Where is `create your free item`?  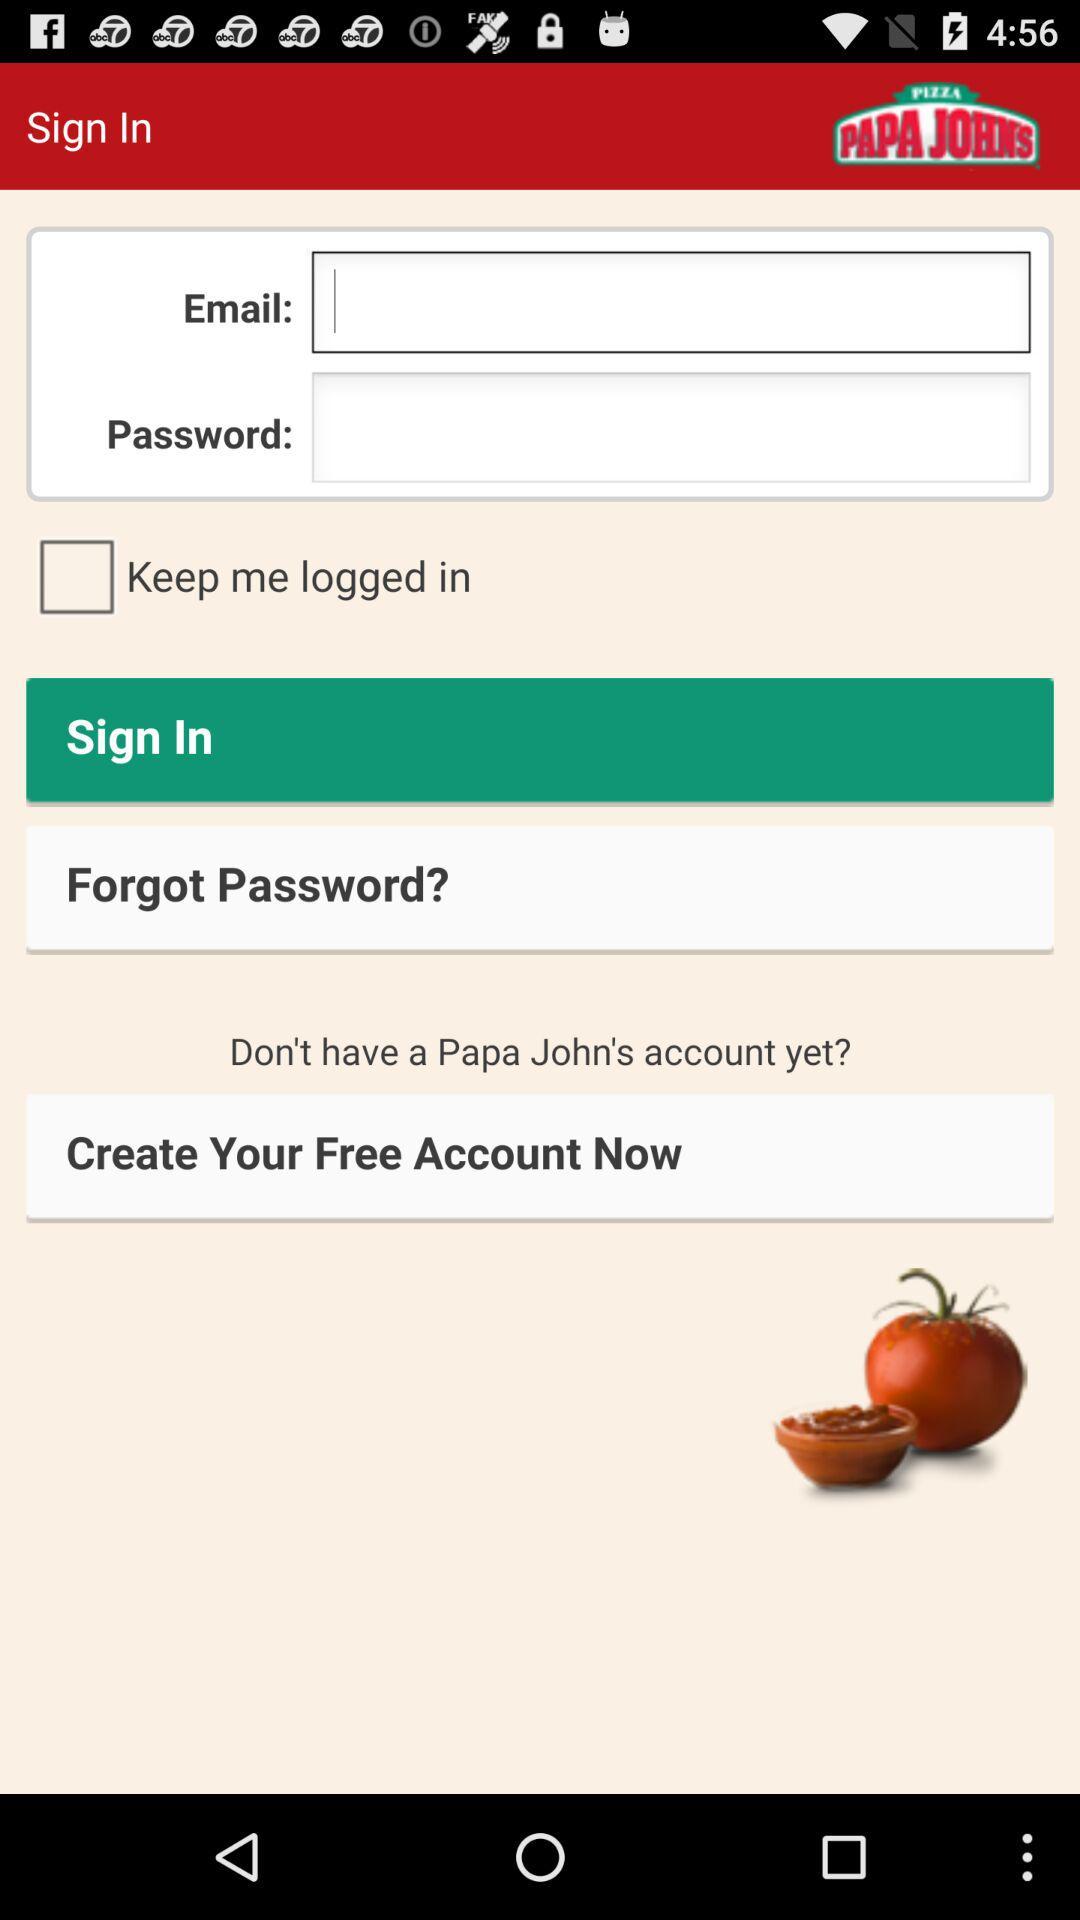 create your free item is located at coordinates (540, 1158).